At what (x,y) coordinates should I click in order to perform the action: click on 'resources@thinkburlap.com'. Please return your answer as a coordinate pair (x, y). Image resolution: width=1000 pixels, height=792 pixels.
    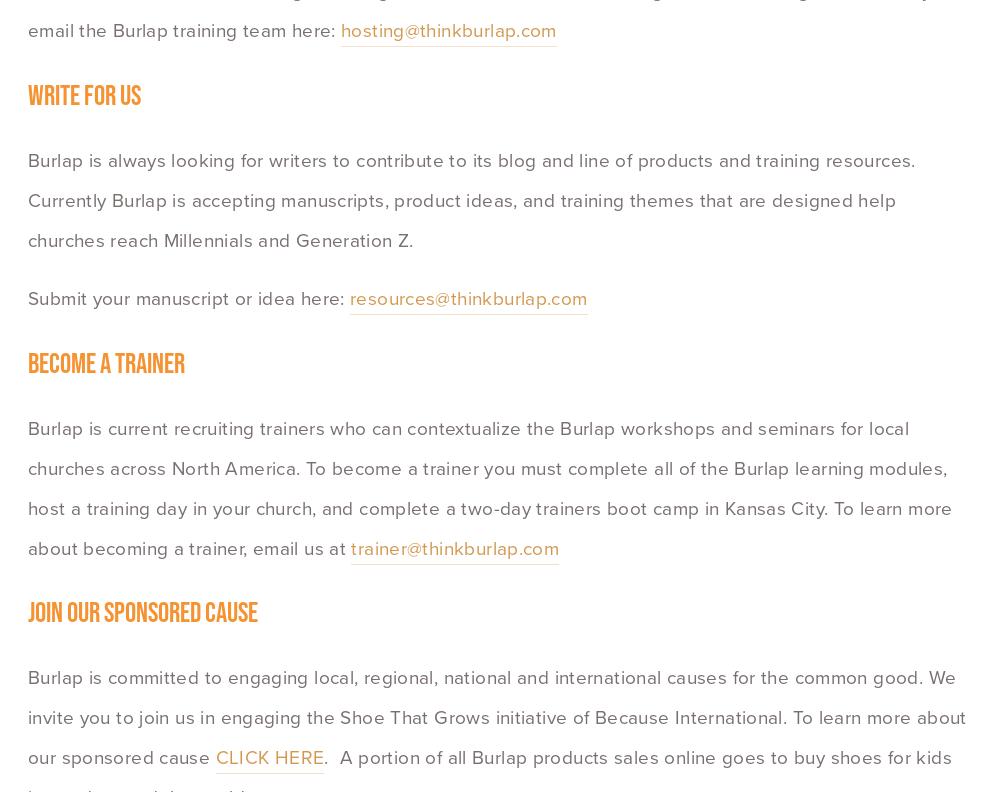
    Looking at the image, I should click on (467, 297).